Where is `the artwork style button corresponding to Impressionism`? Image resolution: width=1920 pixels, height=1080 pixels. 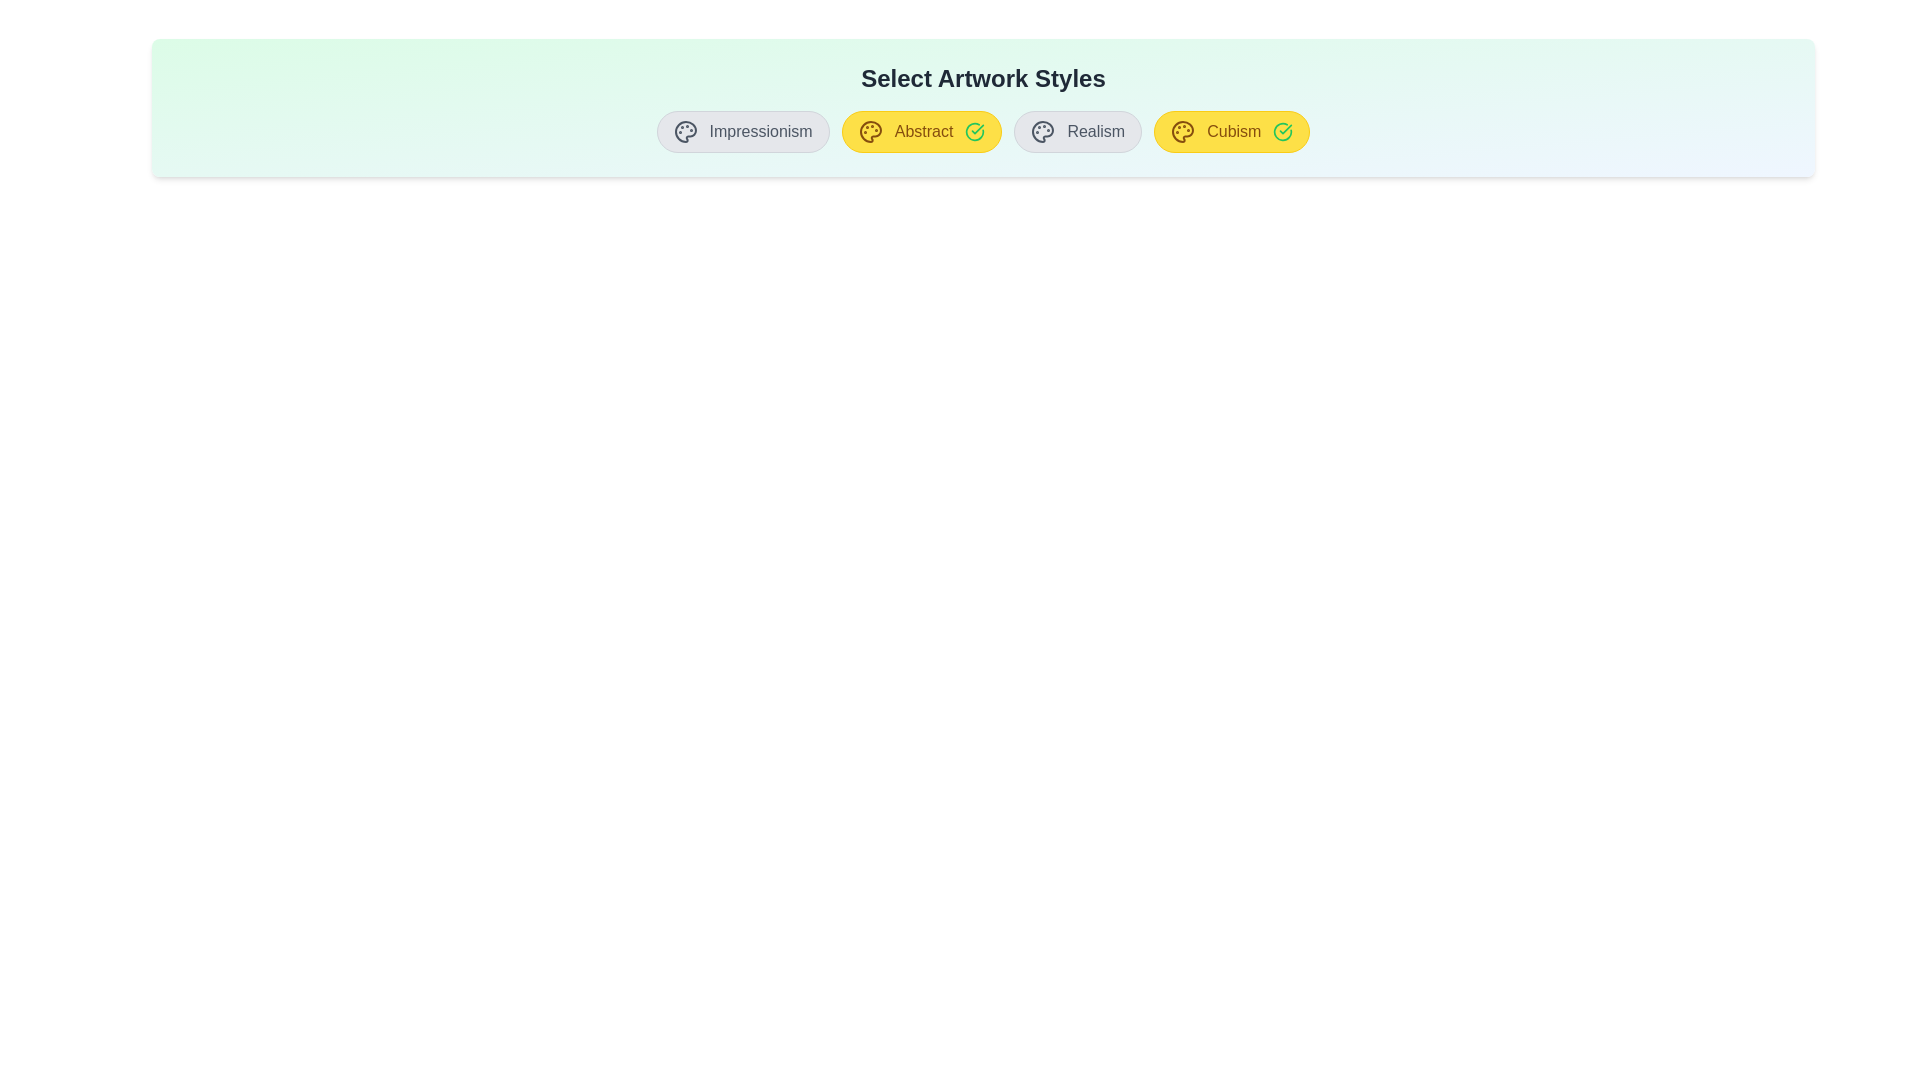 the artwork style button corresponding to Impressionism is located at coordinates (742, 131).